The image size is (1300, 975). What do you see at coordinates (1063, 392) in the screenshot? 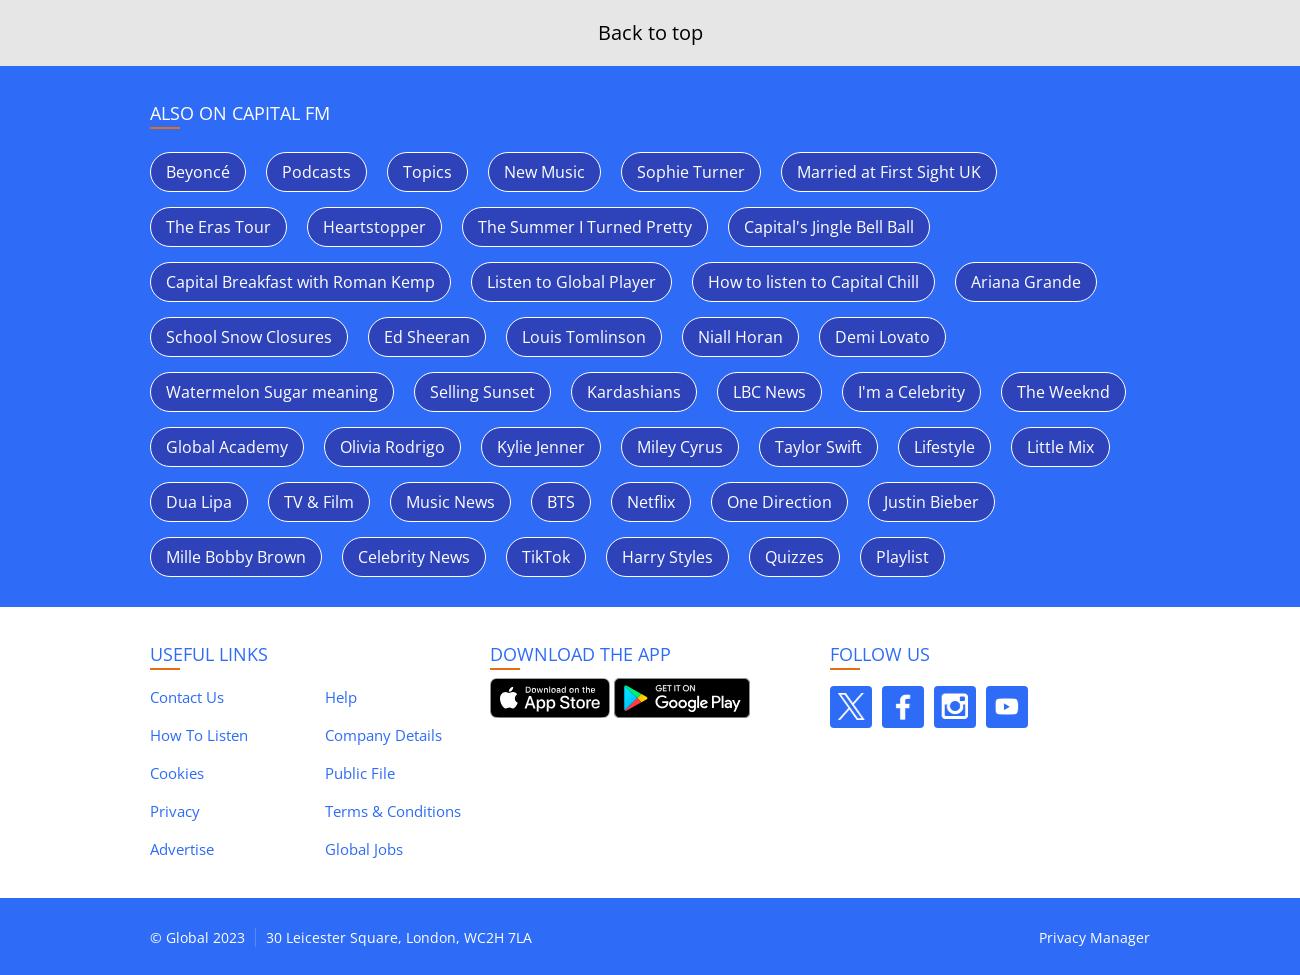
I see `'The Weeknd'` at bounding box center [1063, 392].